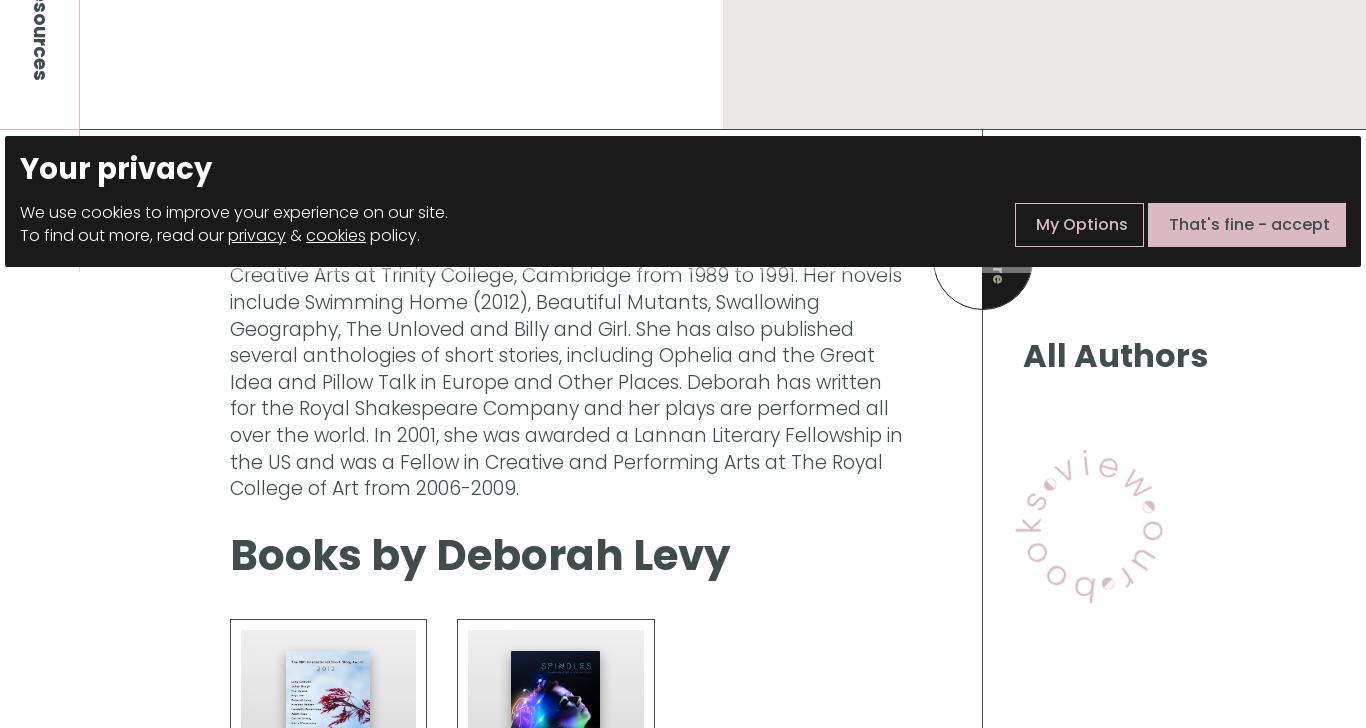 This screenshot has height=728, width=1366. What do you see at coordinates (114, 168) in the screenshot?
I see `'Your privacy'` at bounding box center [114, 168].